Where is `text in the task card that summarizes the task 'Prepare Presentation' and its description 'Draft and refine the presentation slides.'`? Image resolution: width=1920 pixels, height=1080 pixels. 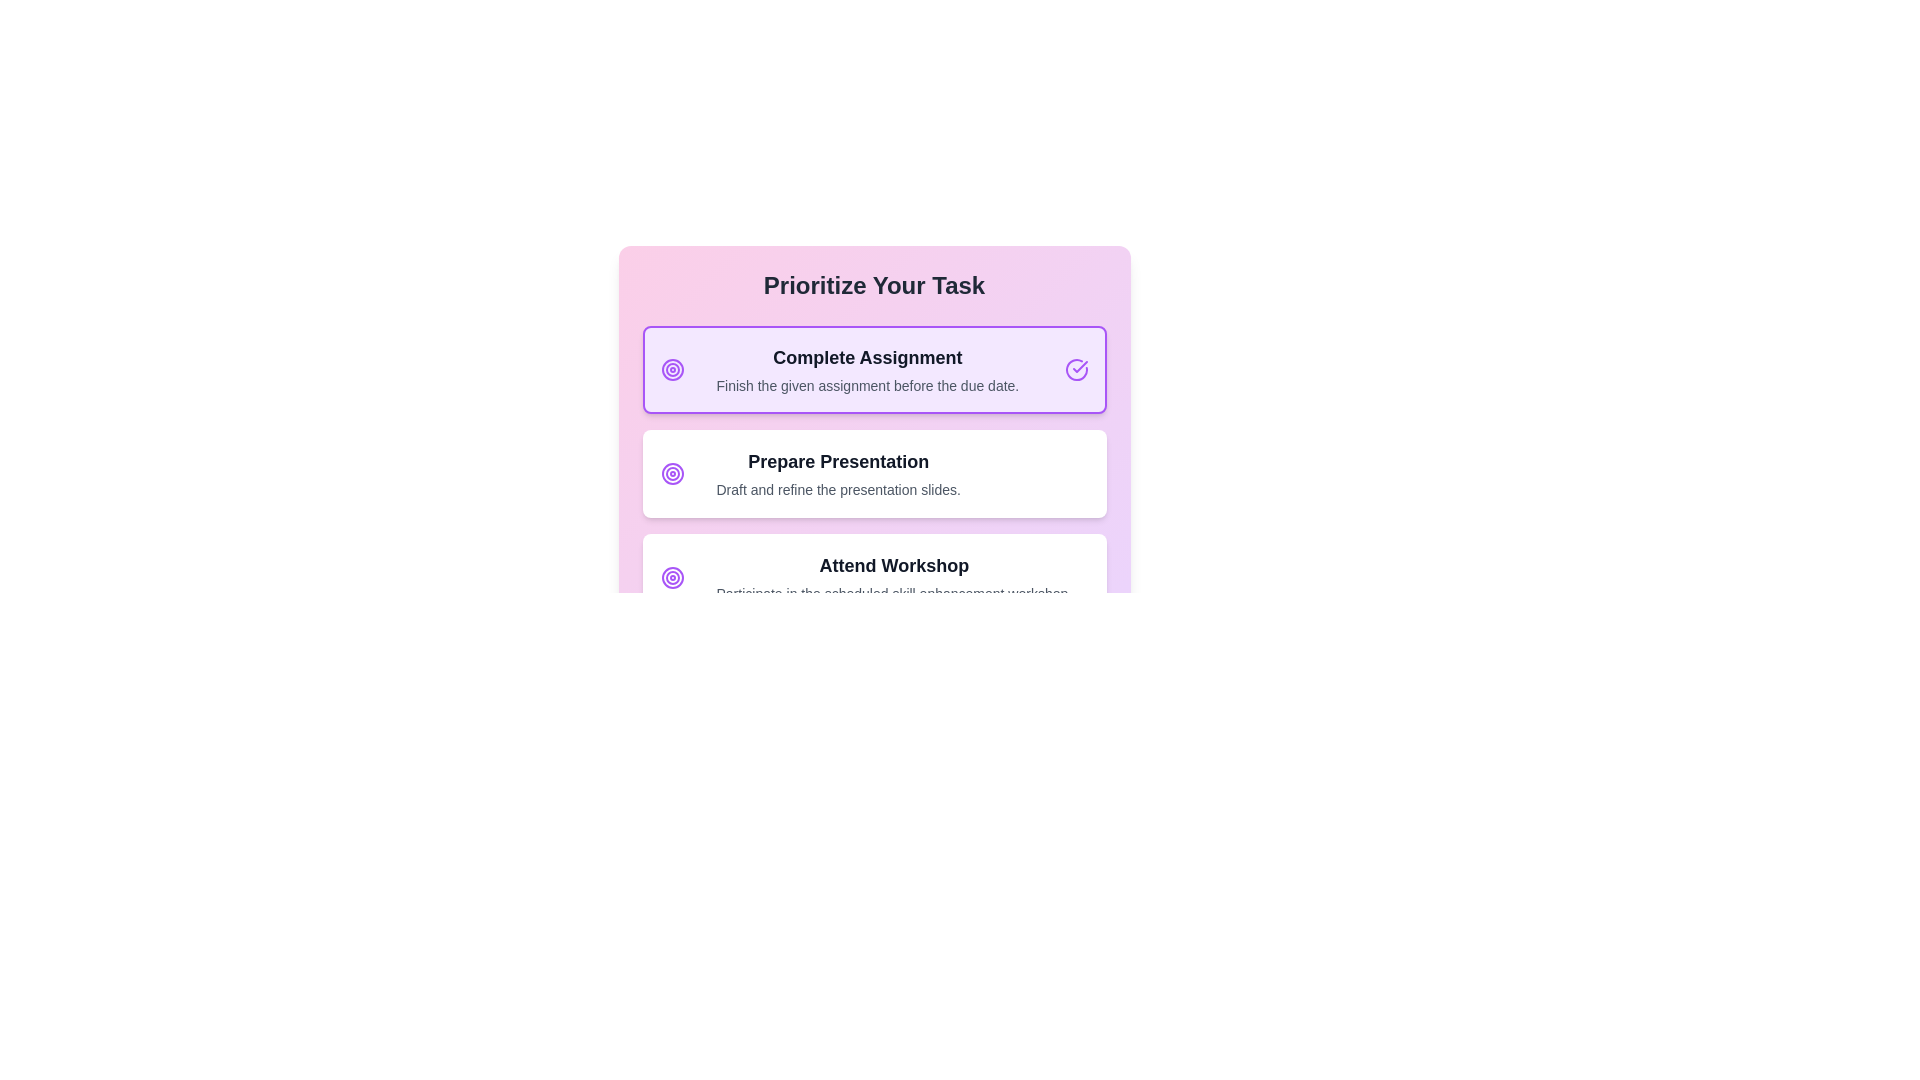
text in the task card that summarizes the task 'Prepare Presentation' and its description 'Draft and refine the presentation slides.' is located at coordinates (874, 474).